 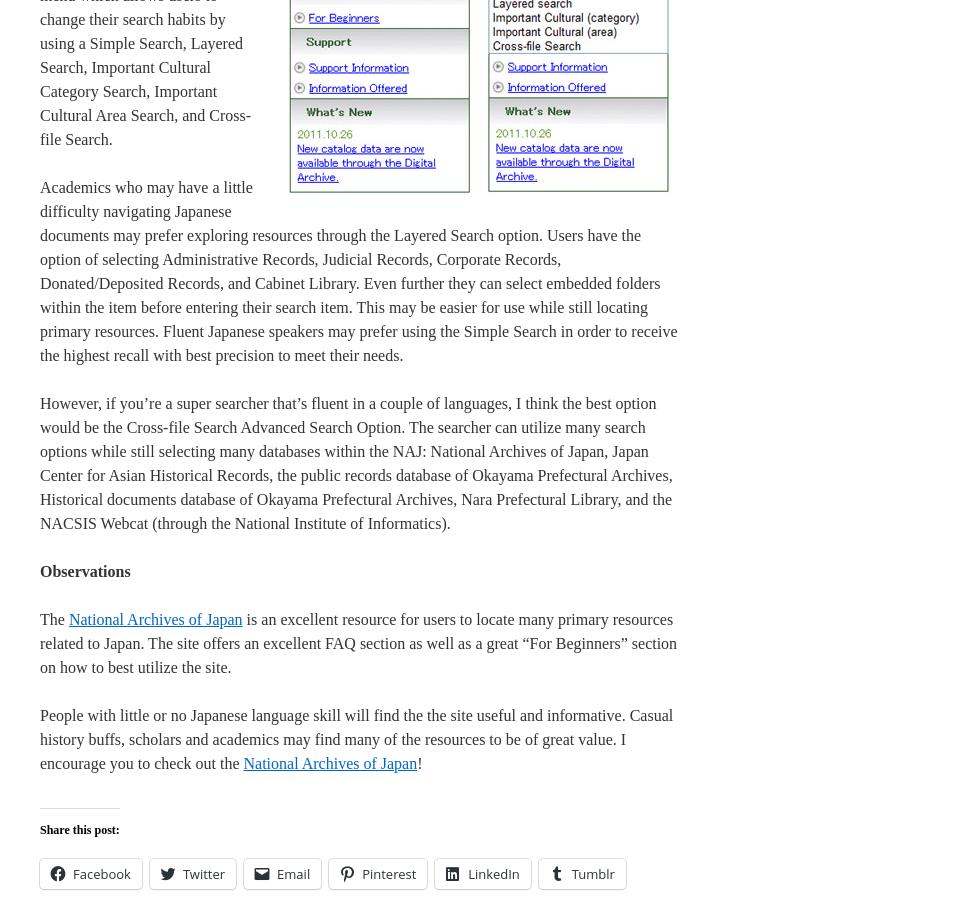 What do you see at coordinates (293, 873) in the screenshot?
I see `'Email'` at bounding box center [293, 873].